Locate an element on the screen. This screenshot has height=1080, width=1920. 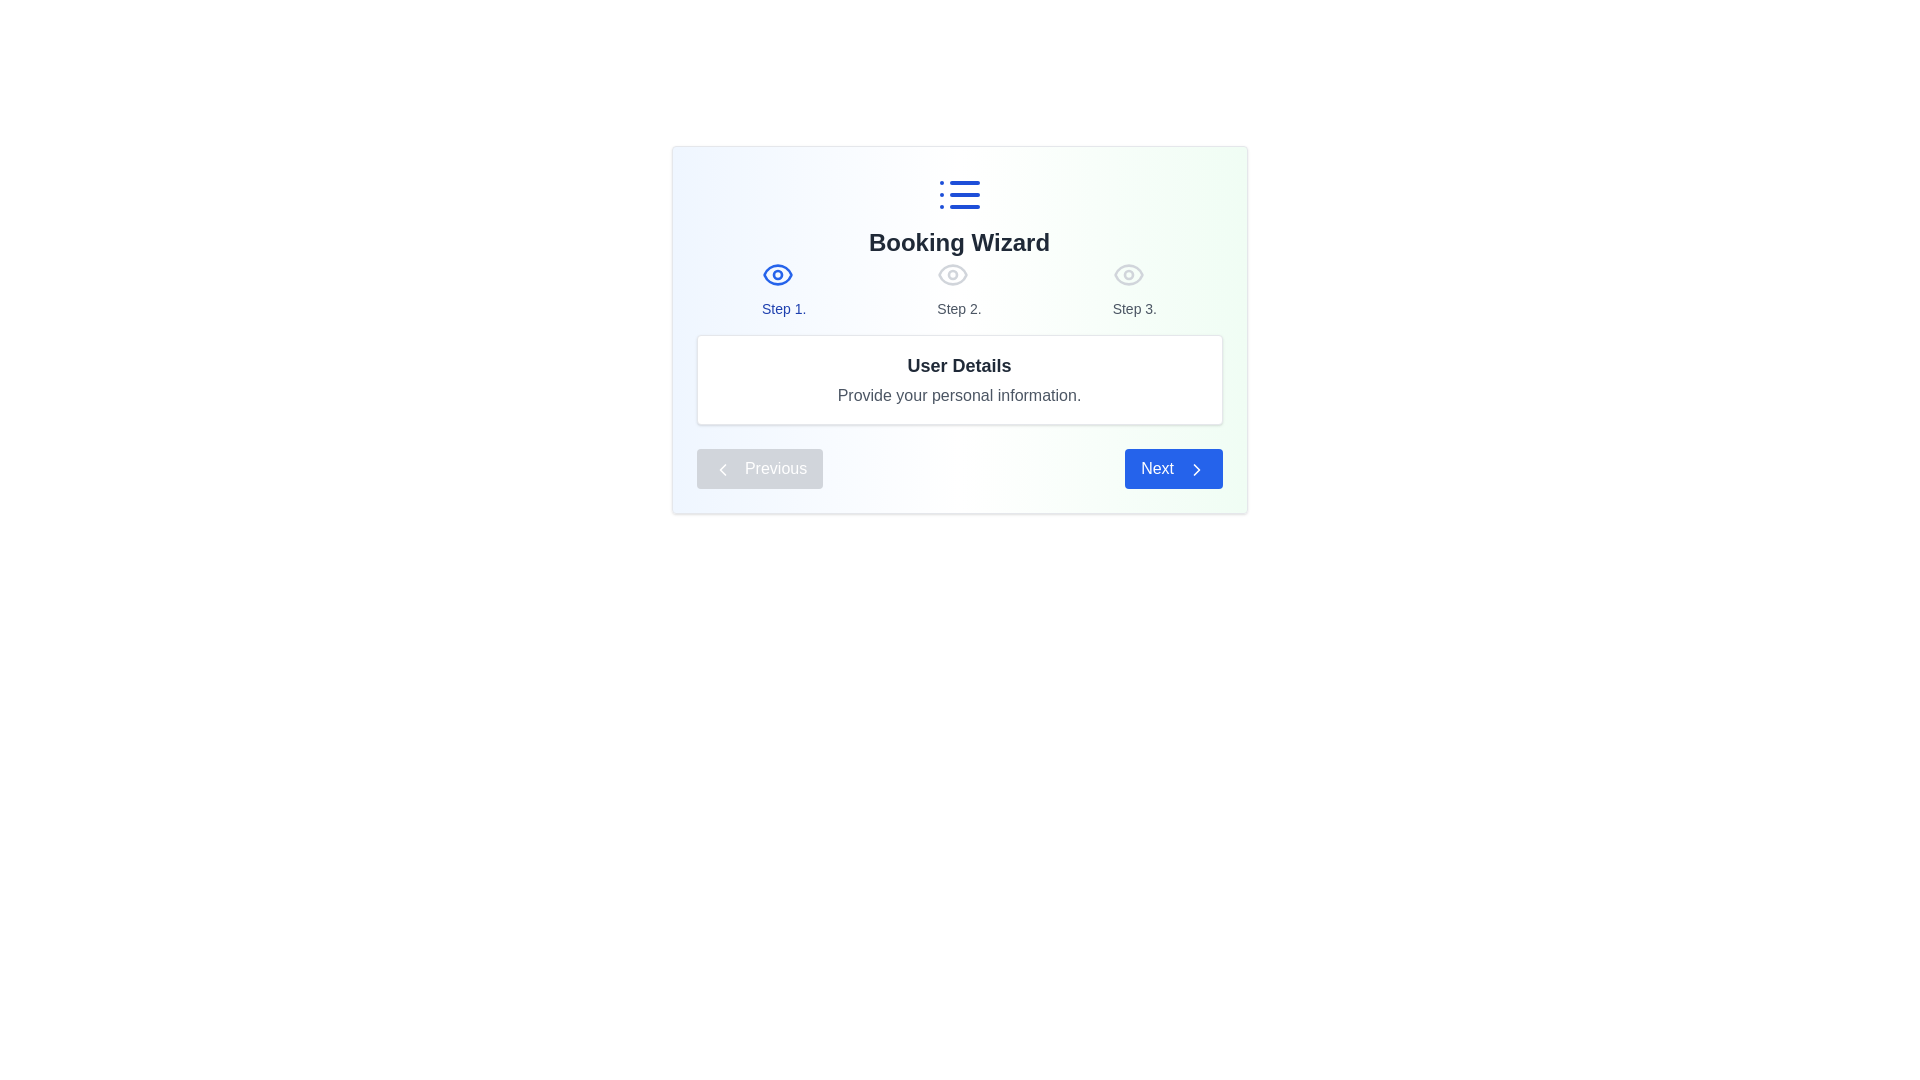
the non-interactive step indicator icon representing Step 2 in the booking wizard, positioned horizontally between Step 1 and Step 3 is located at coordinates (952, 274).